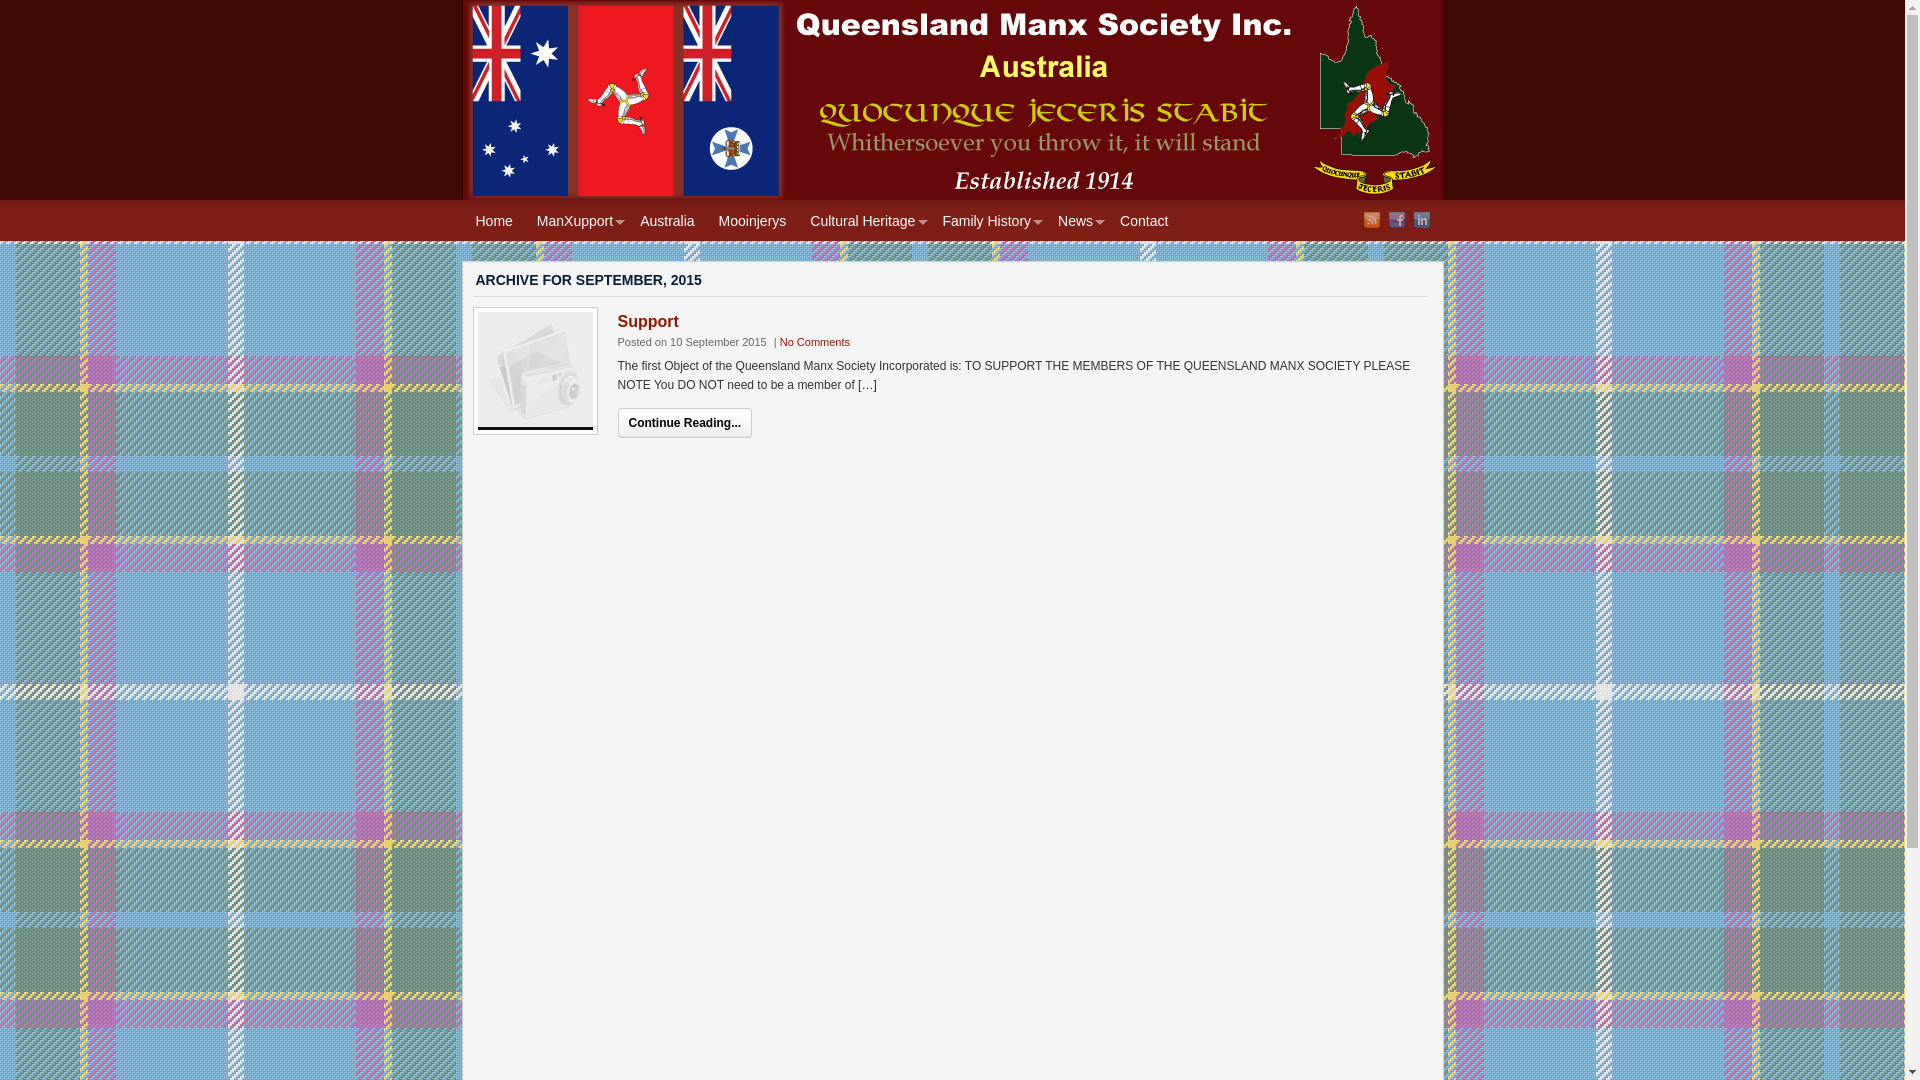 This screenshot has height=1080, width=1920. What do you see at coordinates (1395, 219) in the screenshot?
I see `'Facebook'` at bounding box center [1395, 219].